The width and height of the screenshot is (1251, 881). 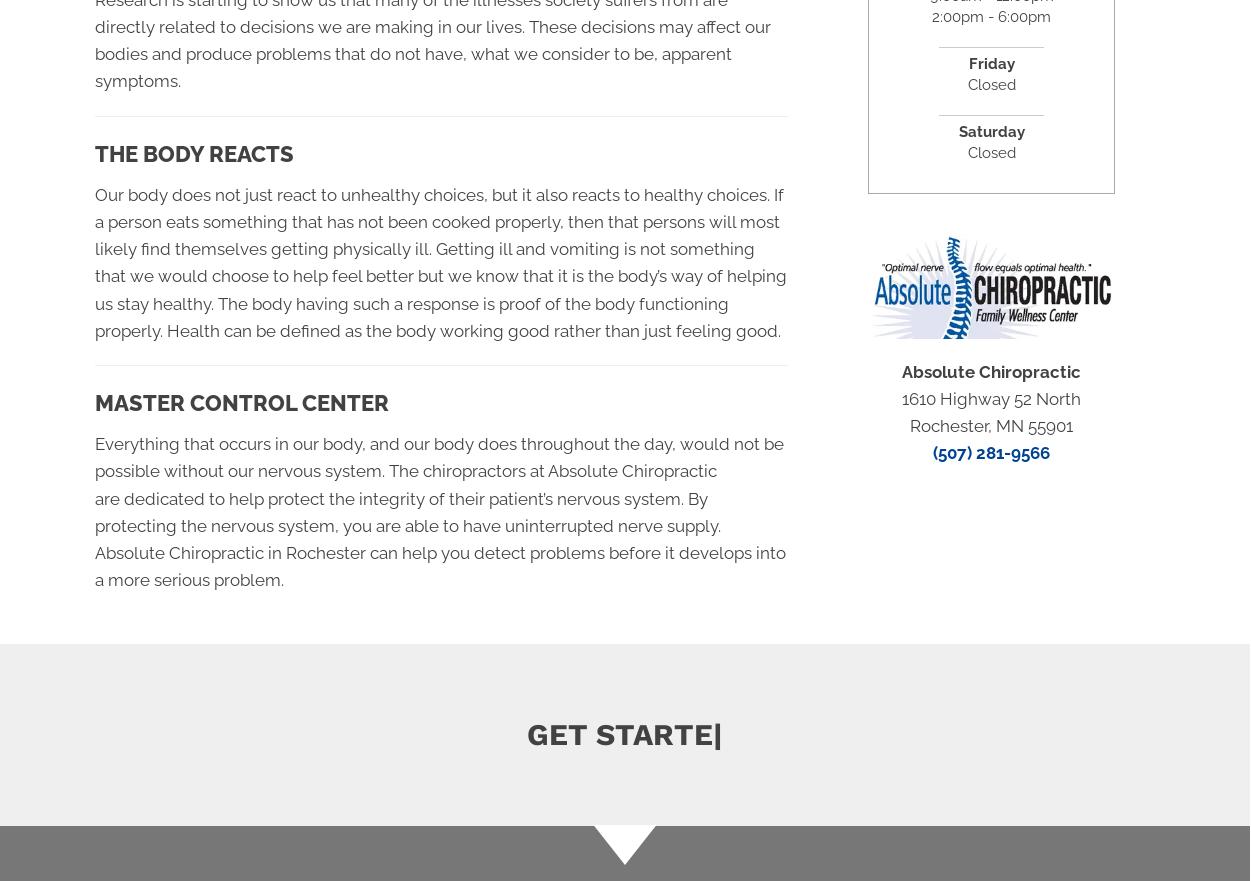 I want to click on 'Friday', so click(x=991, y=62).